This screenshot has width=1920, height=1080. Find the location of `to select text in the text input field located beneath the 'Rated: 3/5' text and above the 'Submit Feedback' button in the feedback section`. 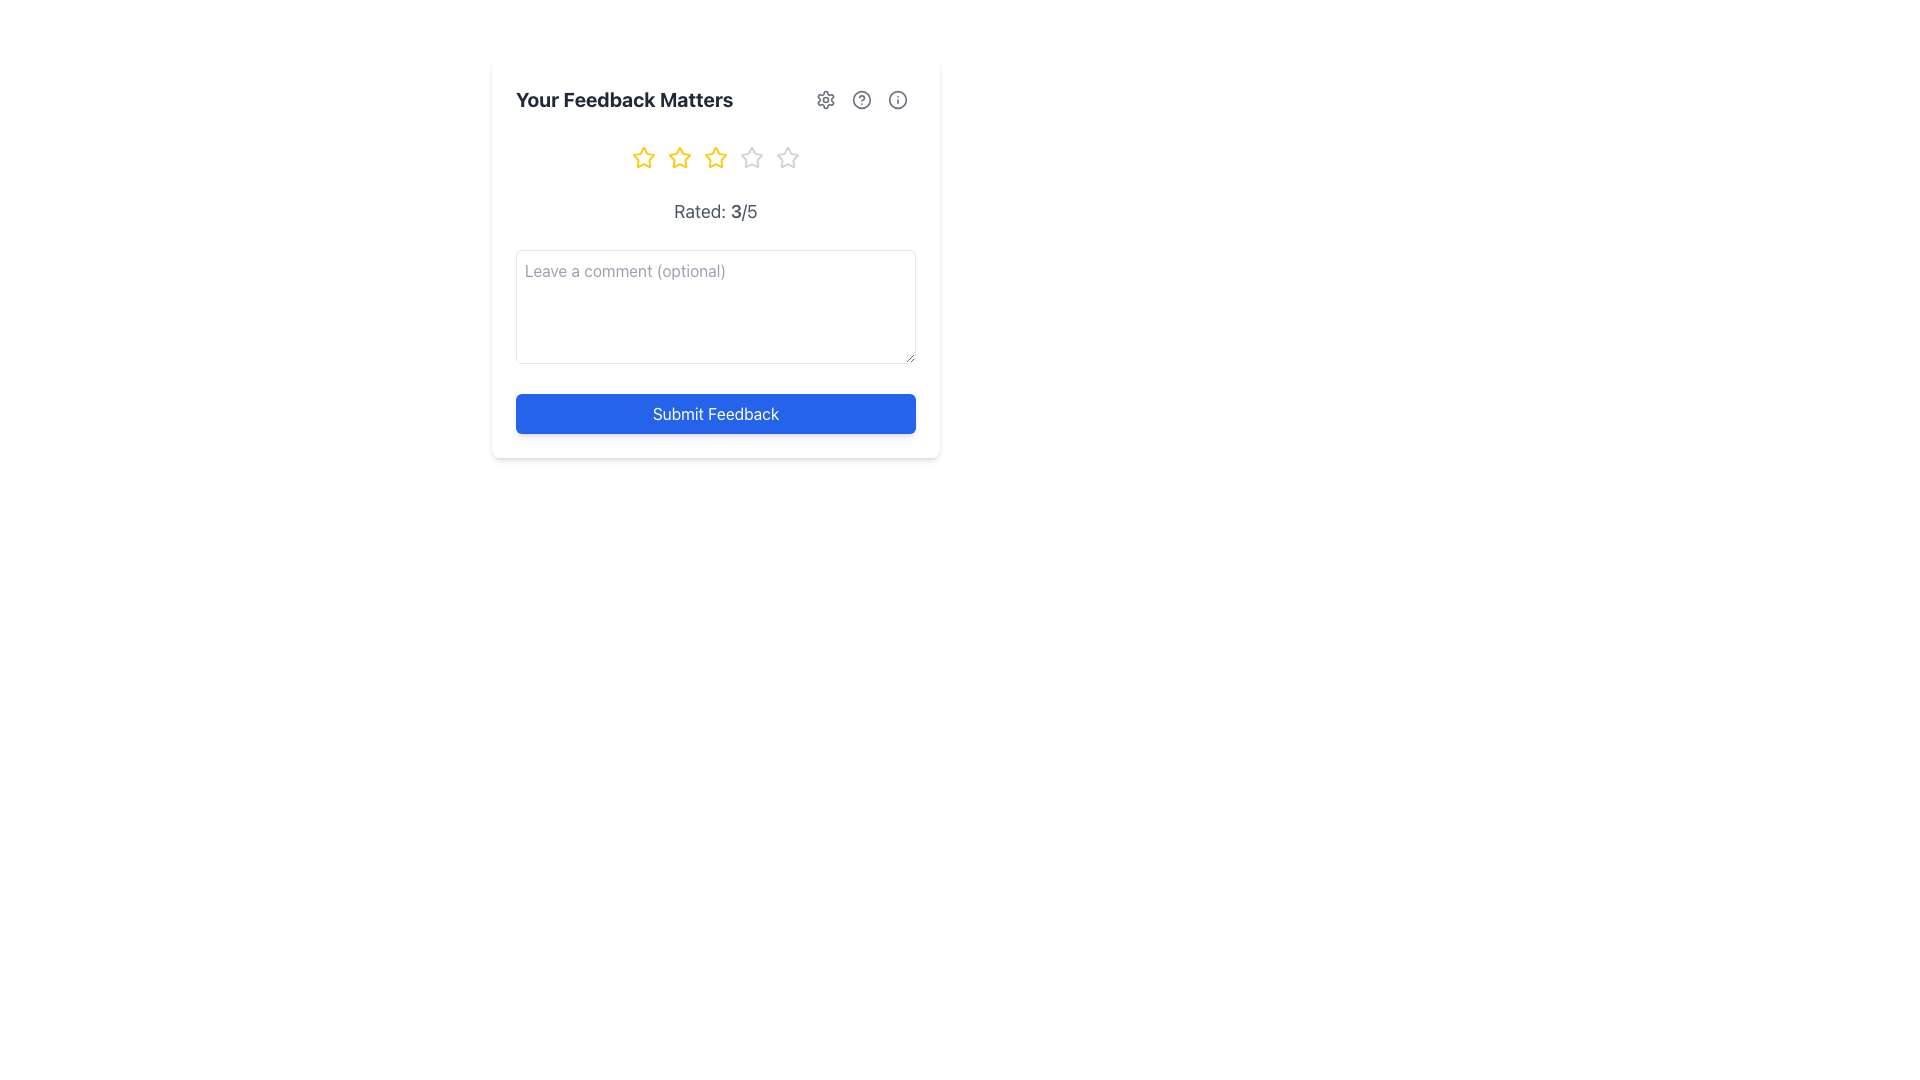

to select text in the text input field located beneath the 'Rated: 3/5' text and above the 'Submit Feedback' button in the feedback section is located at coordinates (715, 257).